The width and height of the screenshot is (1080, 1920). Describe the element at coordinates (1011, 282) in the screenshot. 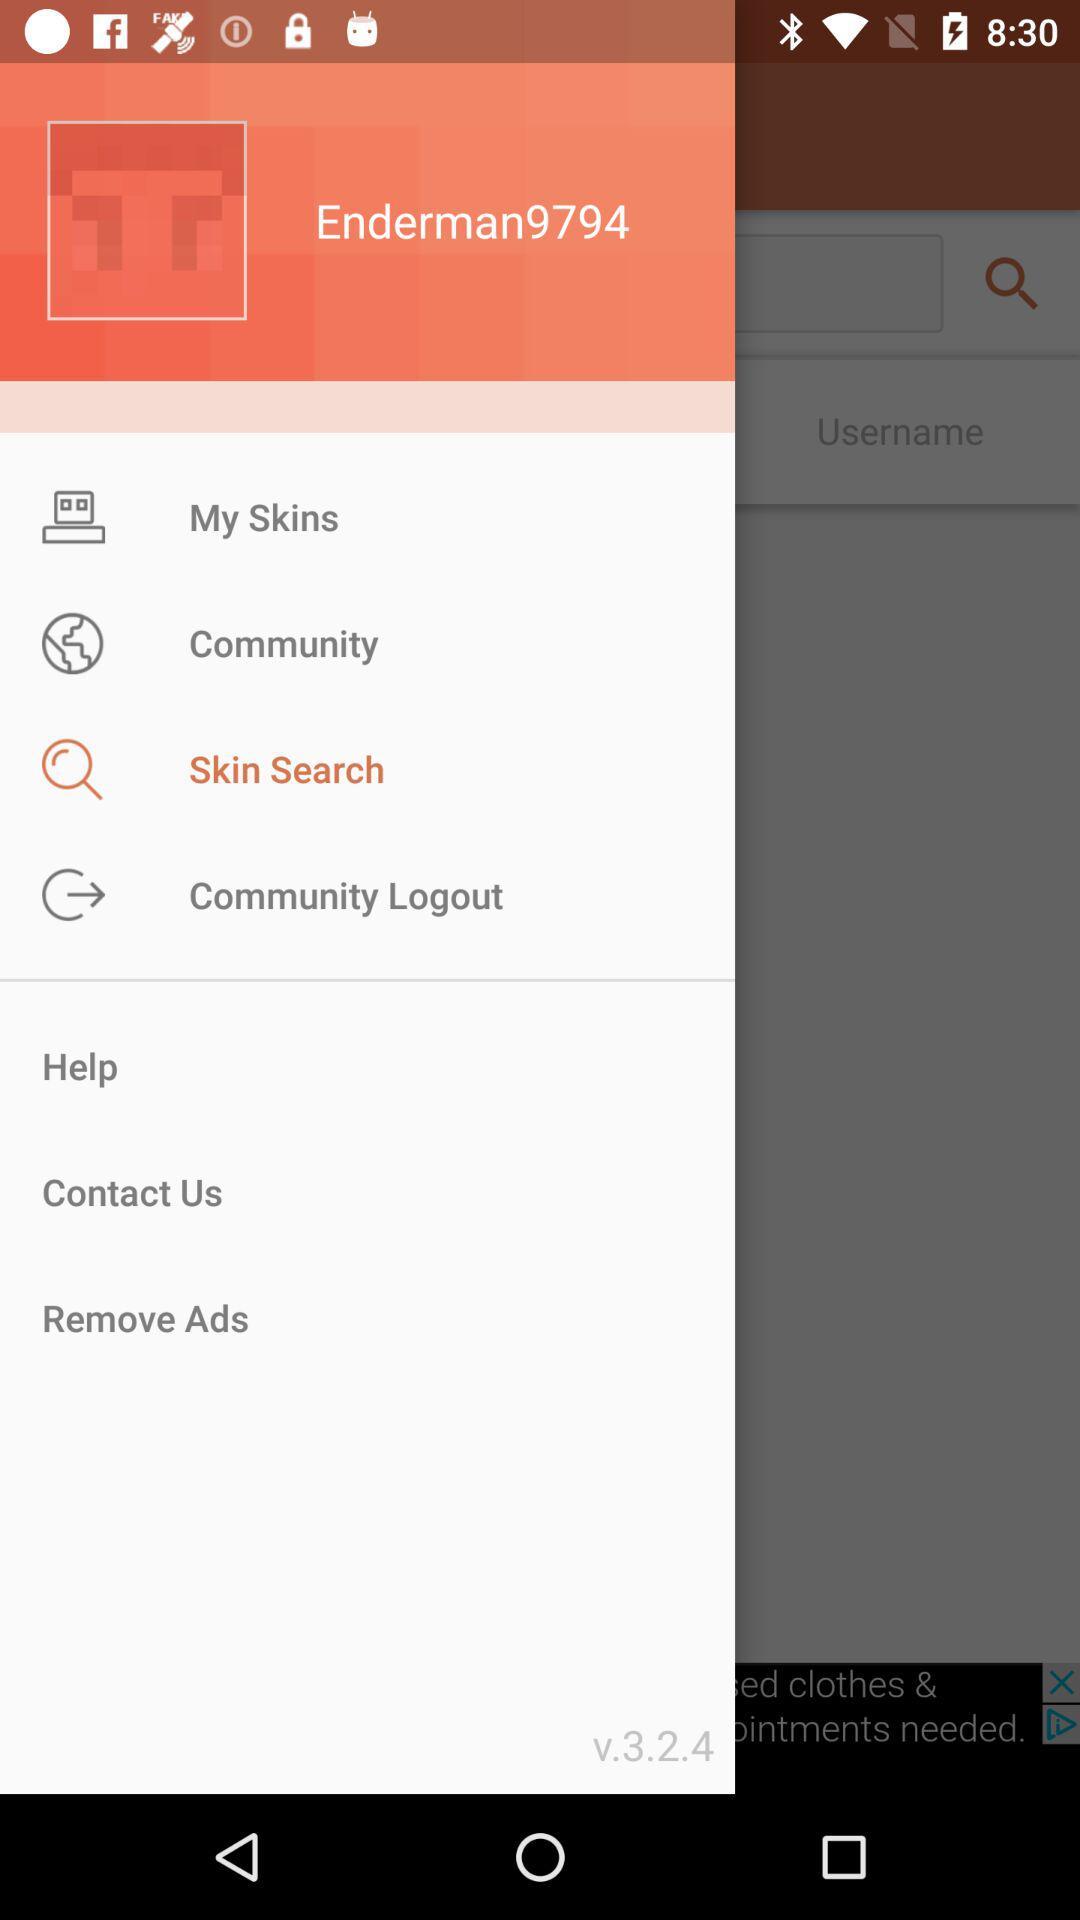

I see `the search icon` at that location.